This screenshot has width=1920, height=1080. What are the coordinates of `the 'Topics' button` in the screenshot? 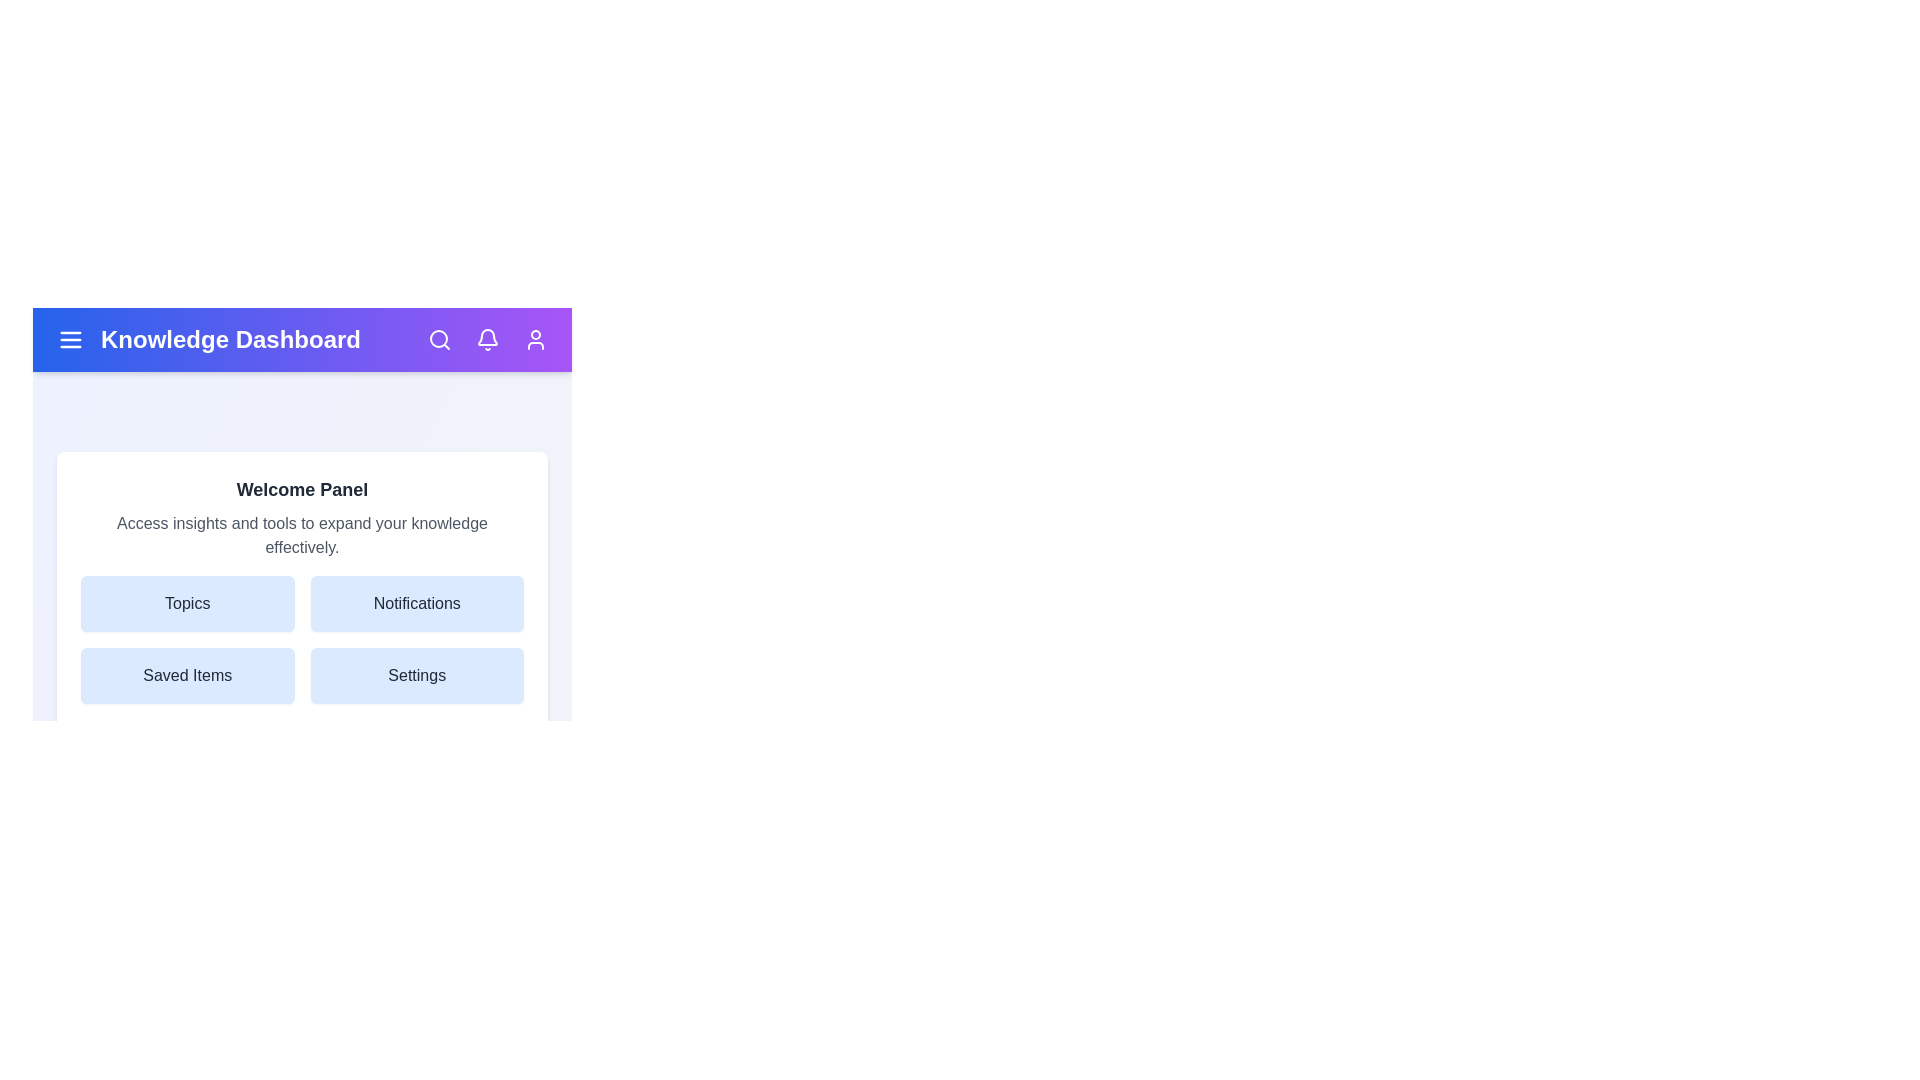 It's located at (187, 603).